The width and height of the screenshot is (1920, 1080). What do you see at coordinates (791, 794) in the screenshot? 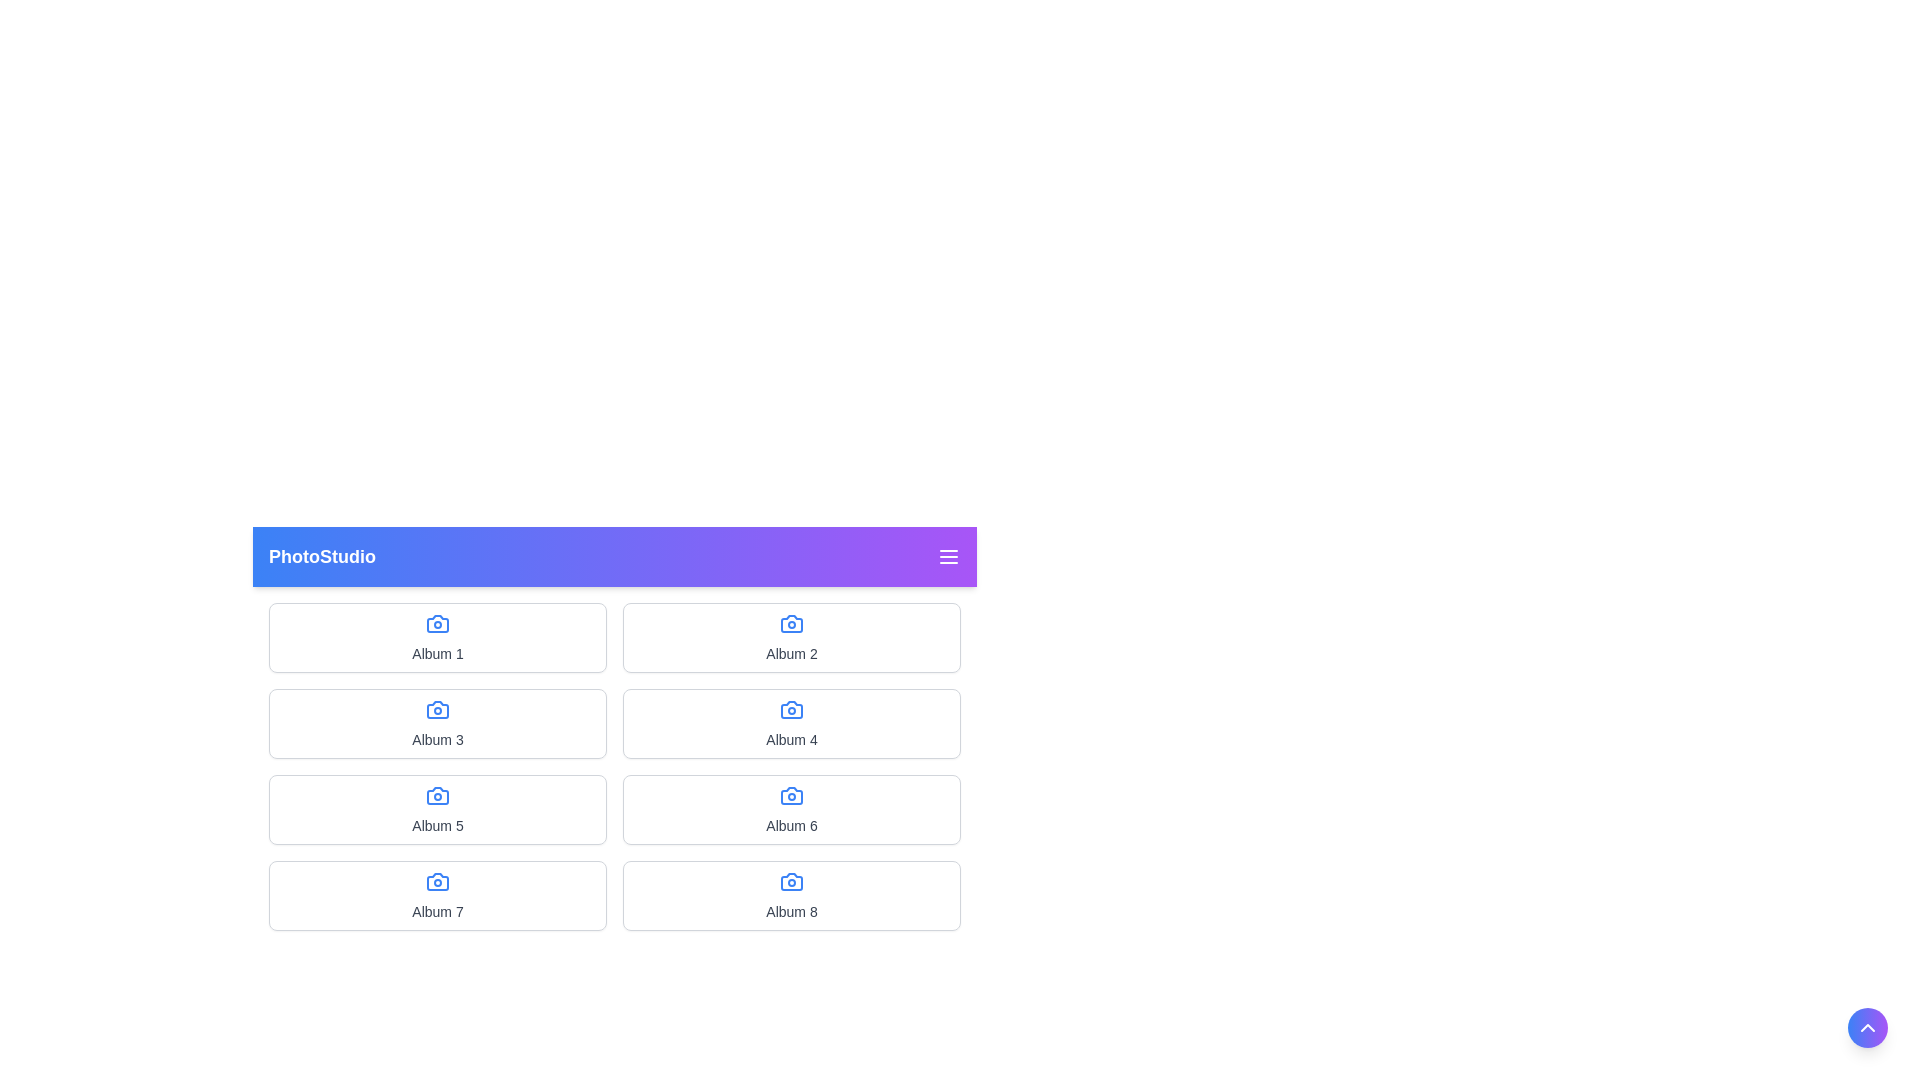
I see `the camera icon in the sixth item of the grid layout labeled 'Album 6', which is located below the title 'PhotoStudio'` at bounding box center [791, 794].